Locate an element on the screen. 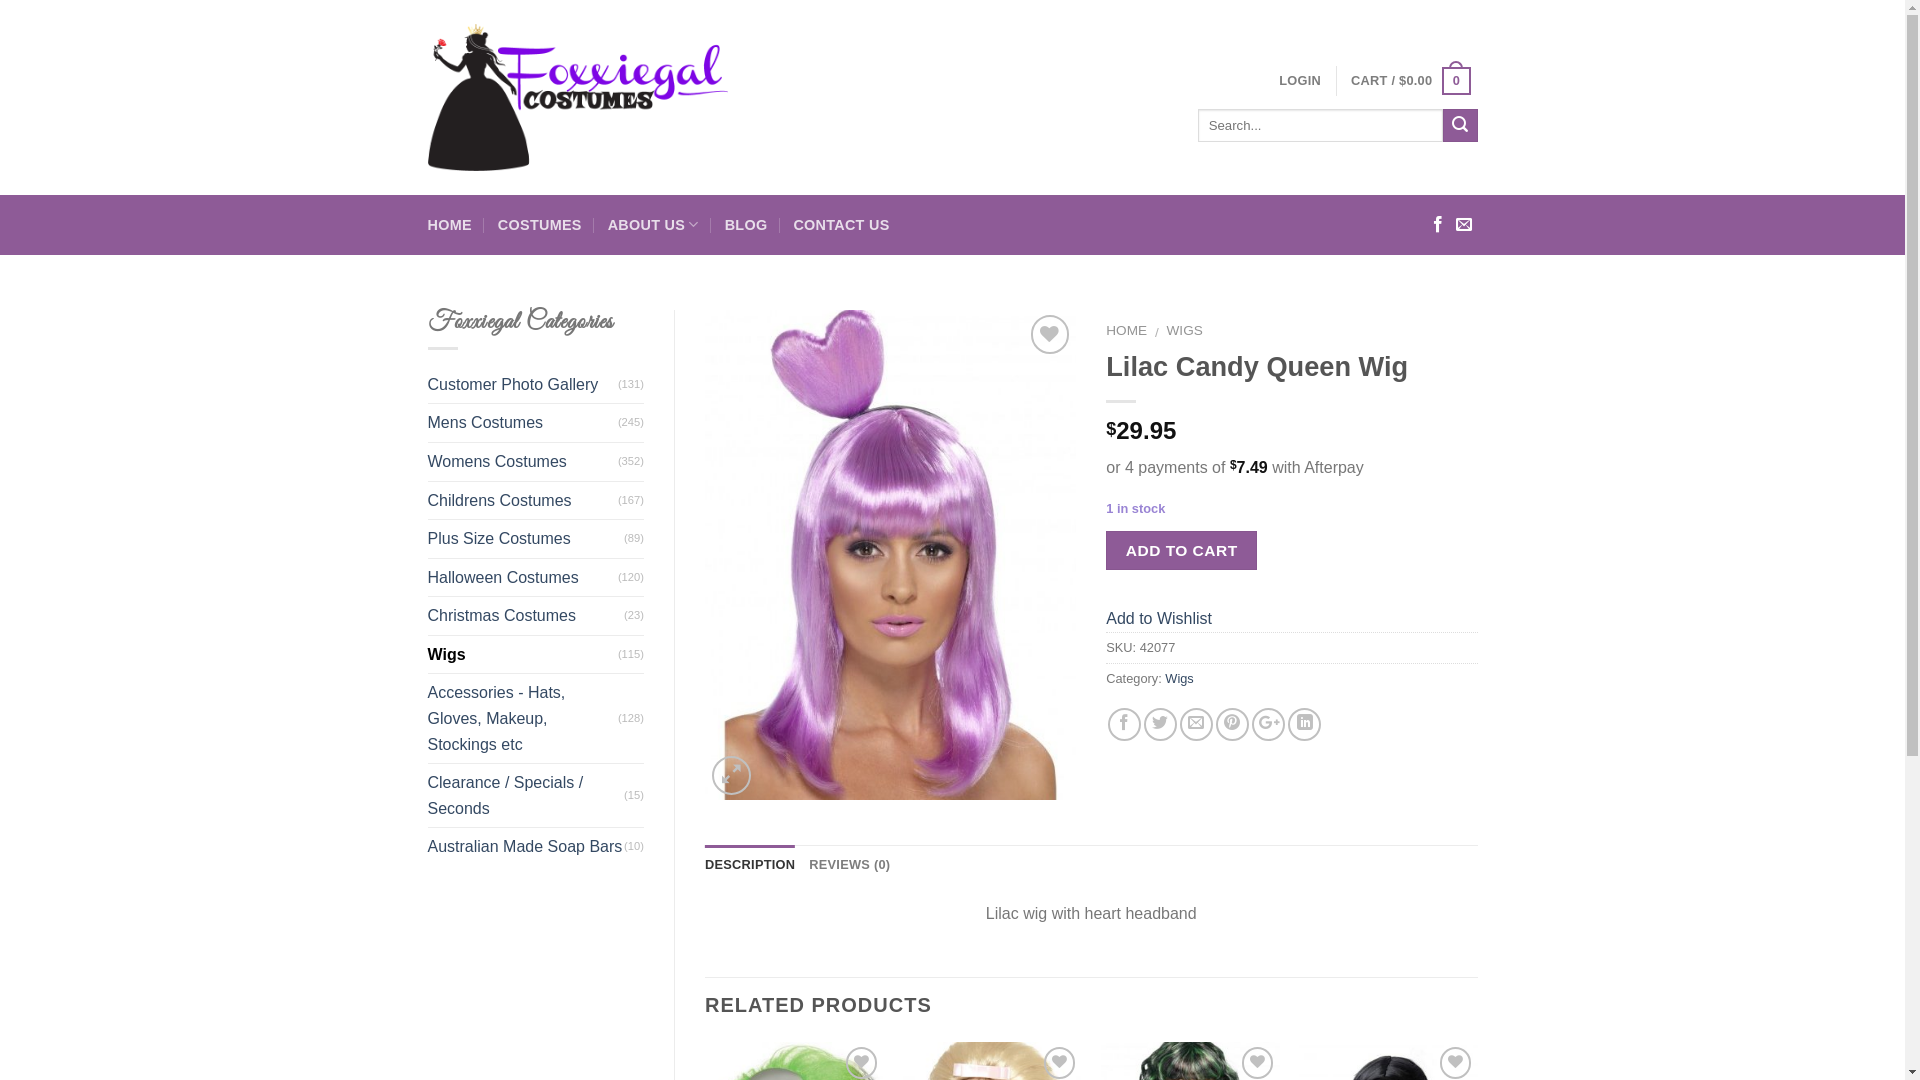  'Halloween Costumes' is located at coordinates (523, 578).